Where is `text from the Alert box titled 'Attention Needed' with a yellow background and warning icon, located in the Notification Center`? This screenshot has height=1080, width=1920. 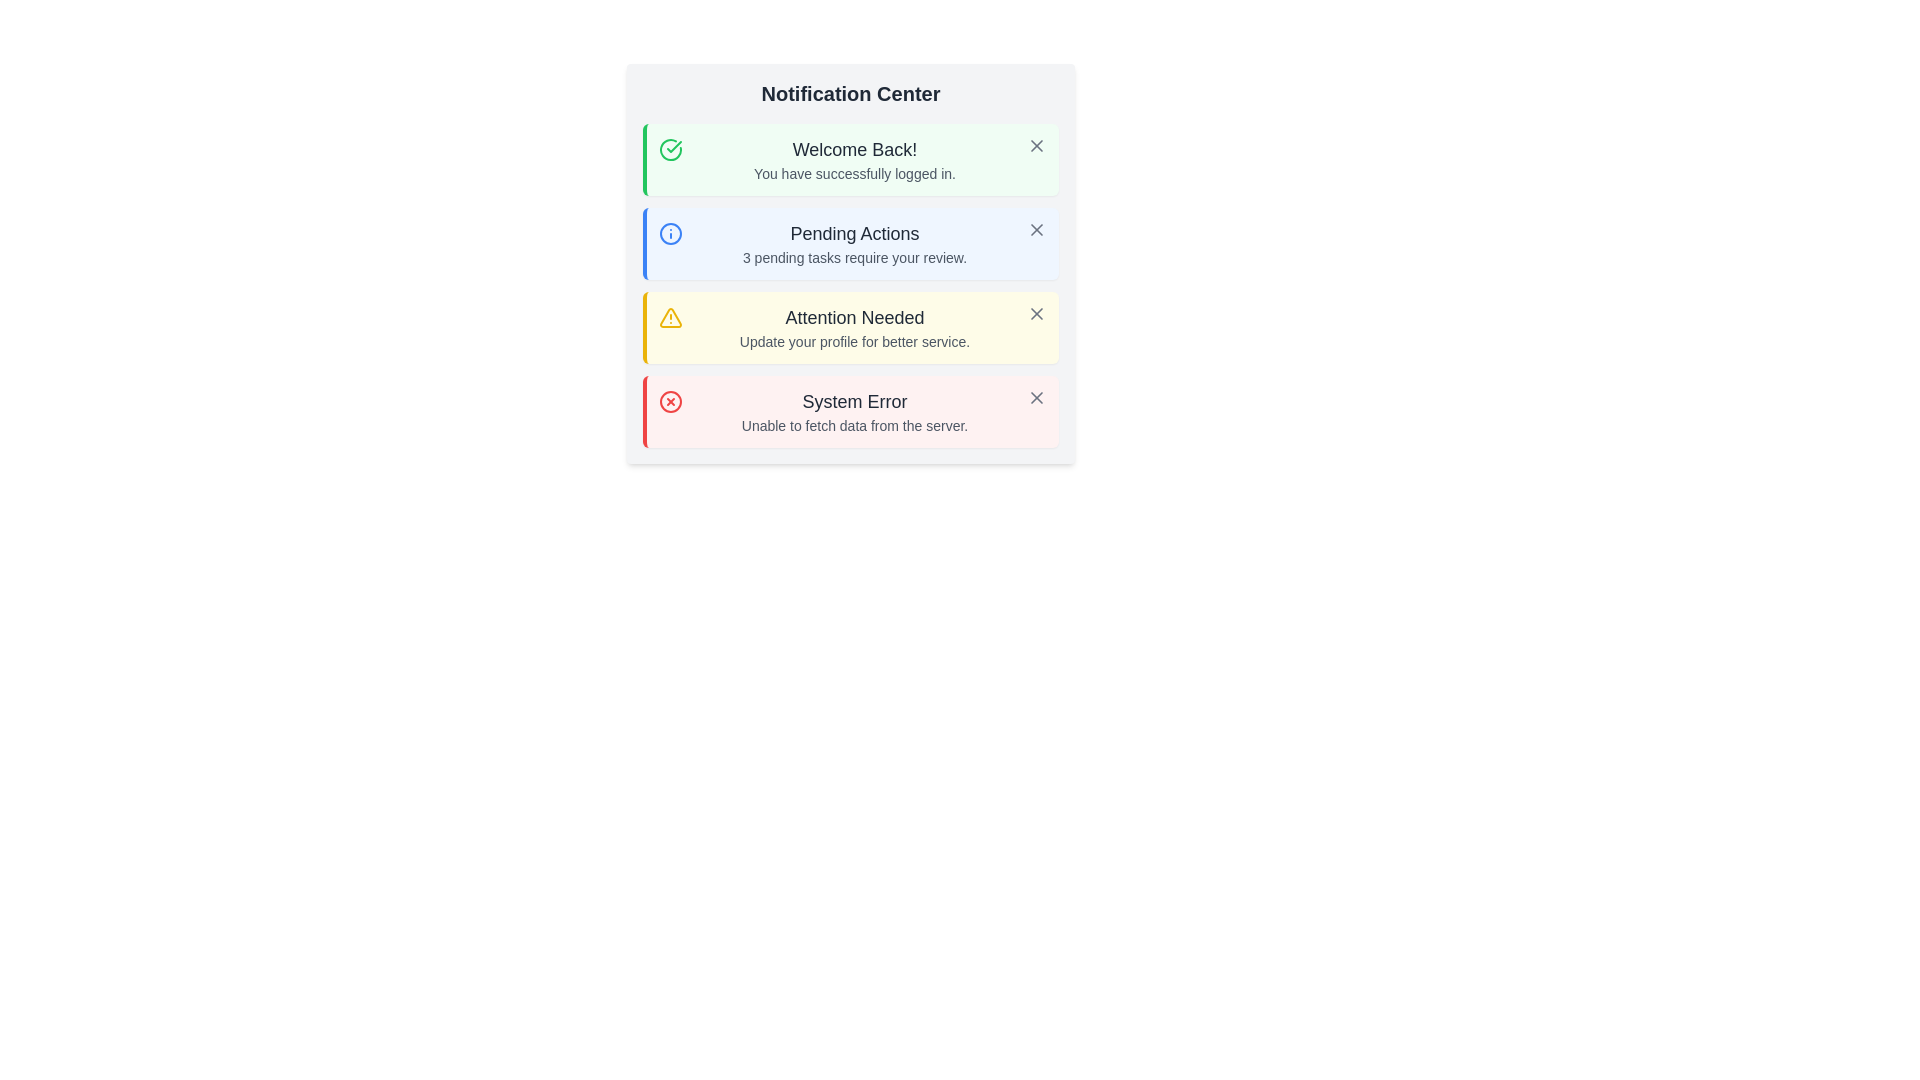 text from the Alert box titled 'Attention Needed' with a yellow background and warning icon, located in the Notification Center is located at coordinates (850, 326).